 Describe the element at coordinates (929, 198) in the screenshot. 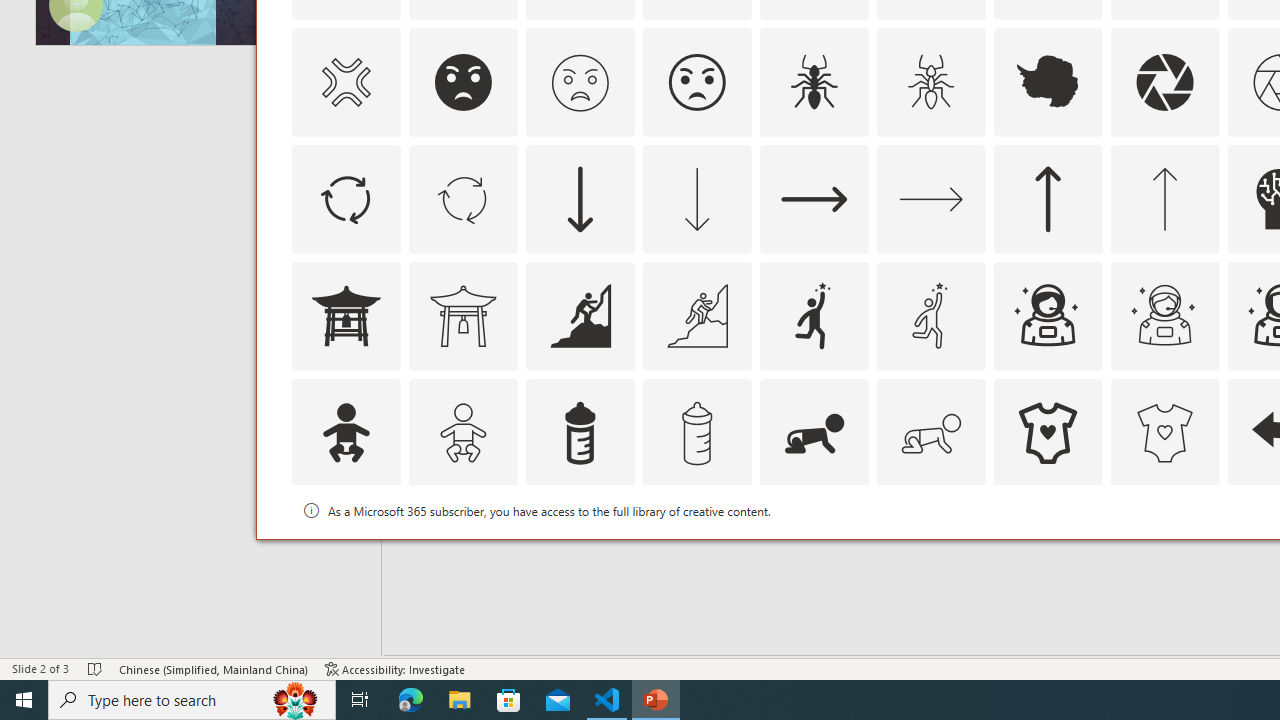

I see `'AutomationID: Icons_ArrowRight_M'` at that location.